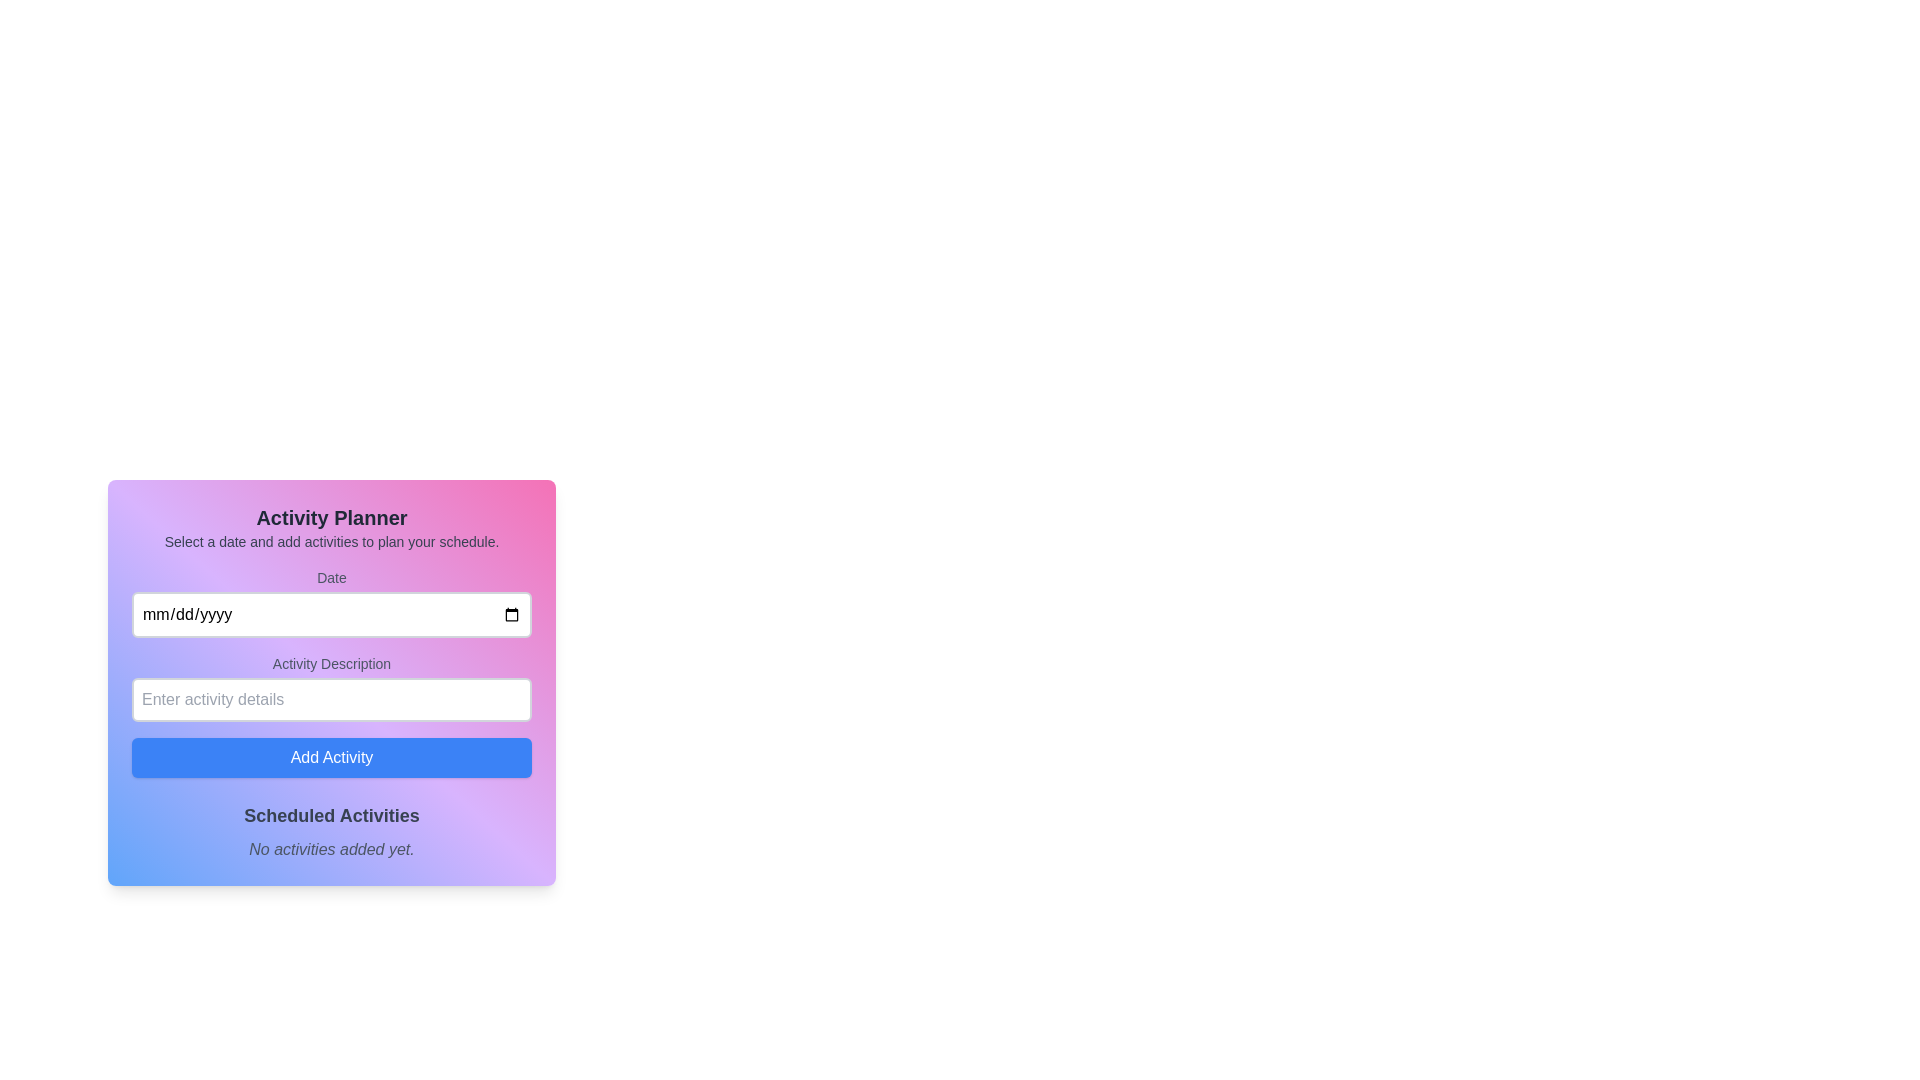  I want to click on the label that provides context for the input field below it, which is positioned directly above the text input box with the placeholder 'Enter activity details', so click(331, 663).